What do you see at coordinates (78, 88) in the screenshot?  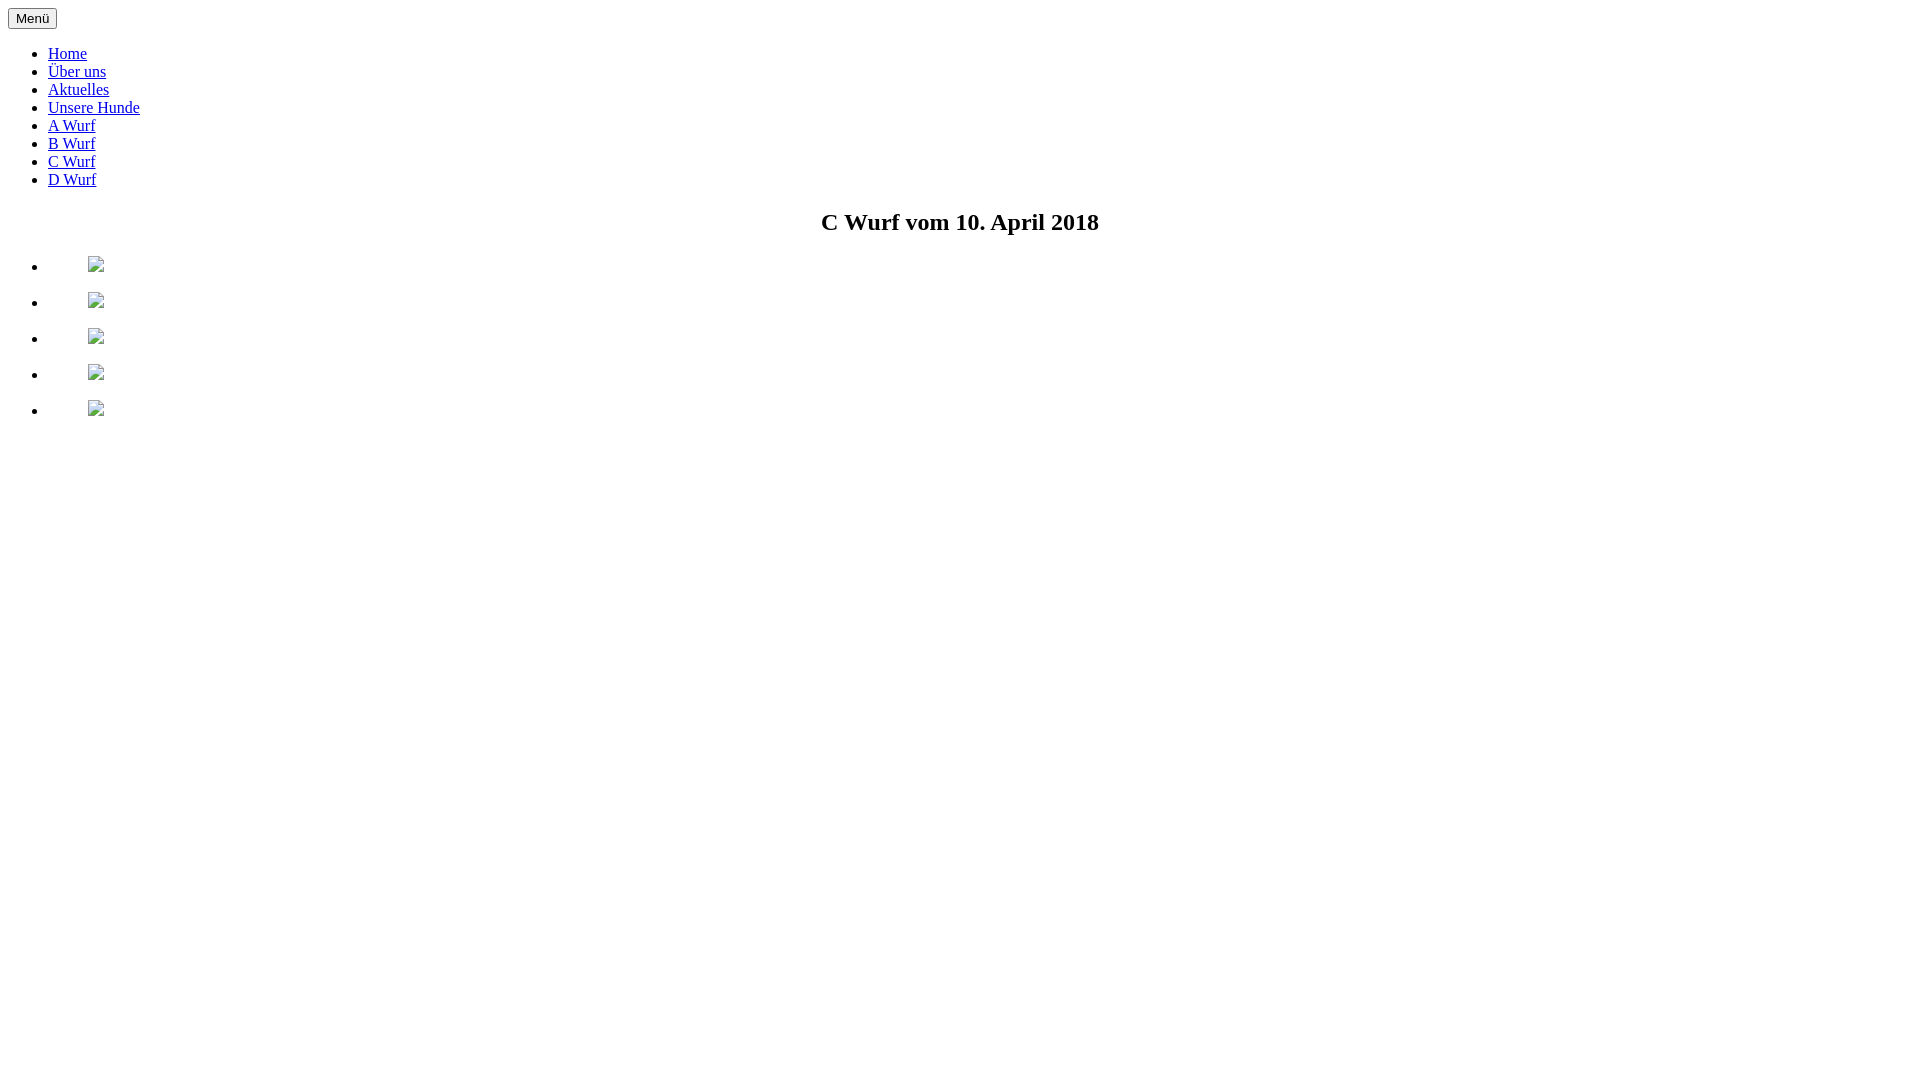 I see `'Aktuelles'` at bounding box center [78, 88].